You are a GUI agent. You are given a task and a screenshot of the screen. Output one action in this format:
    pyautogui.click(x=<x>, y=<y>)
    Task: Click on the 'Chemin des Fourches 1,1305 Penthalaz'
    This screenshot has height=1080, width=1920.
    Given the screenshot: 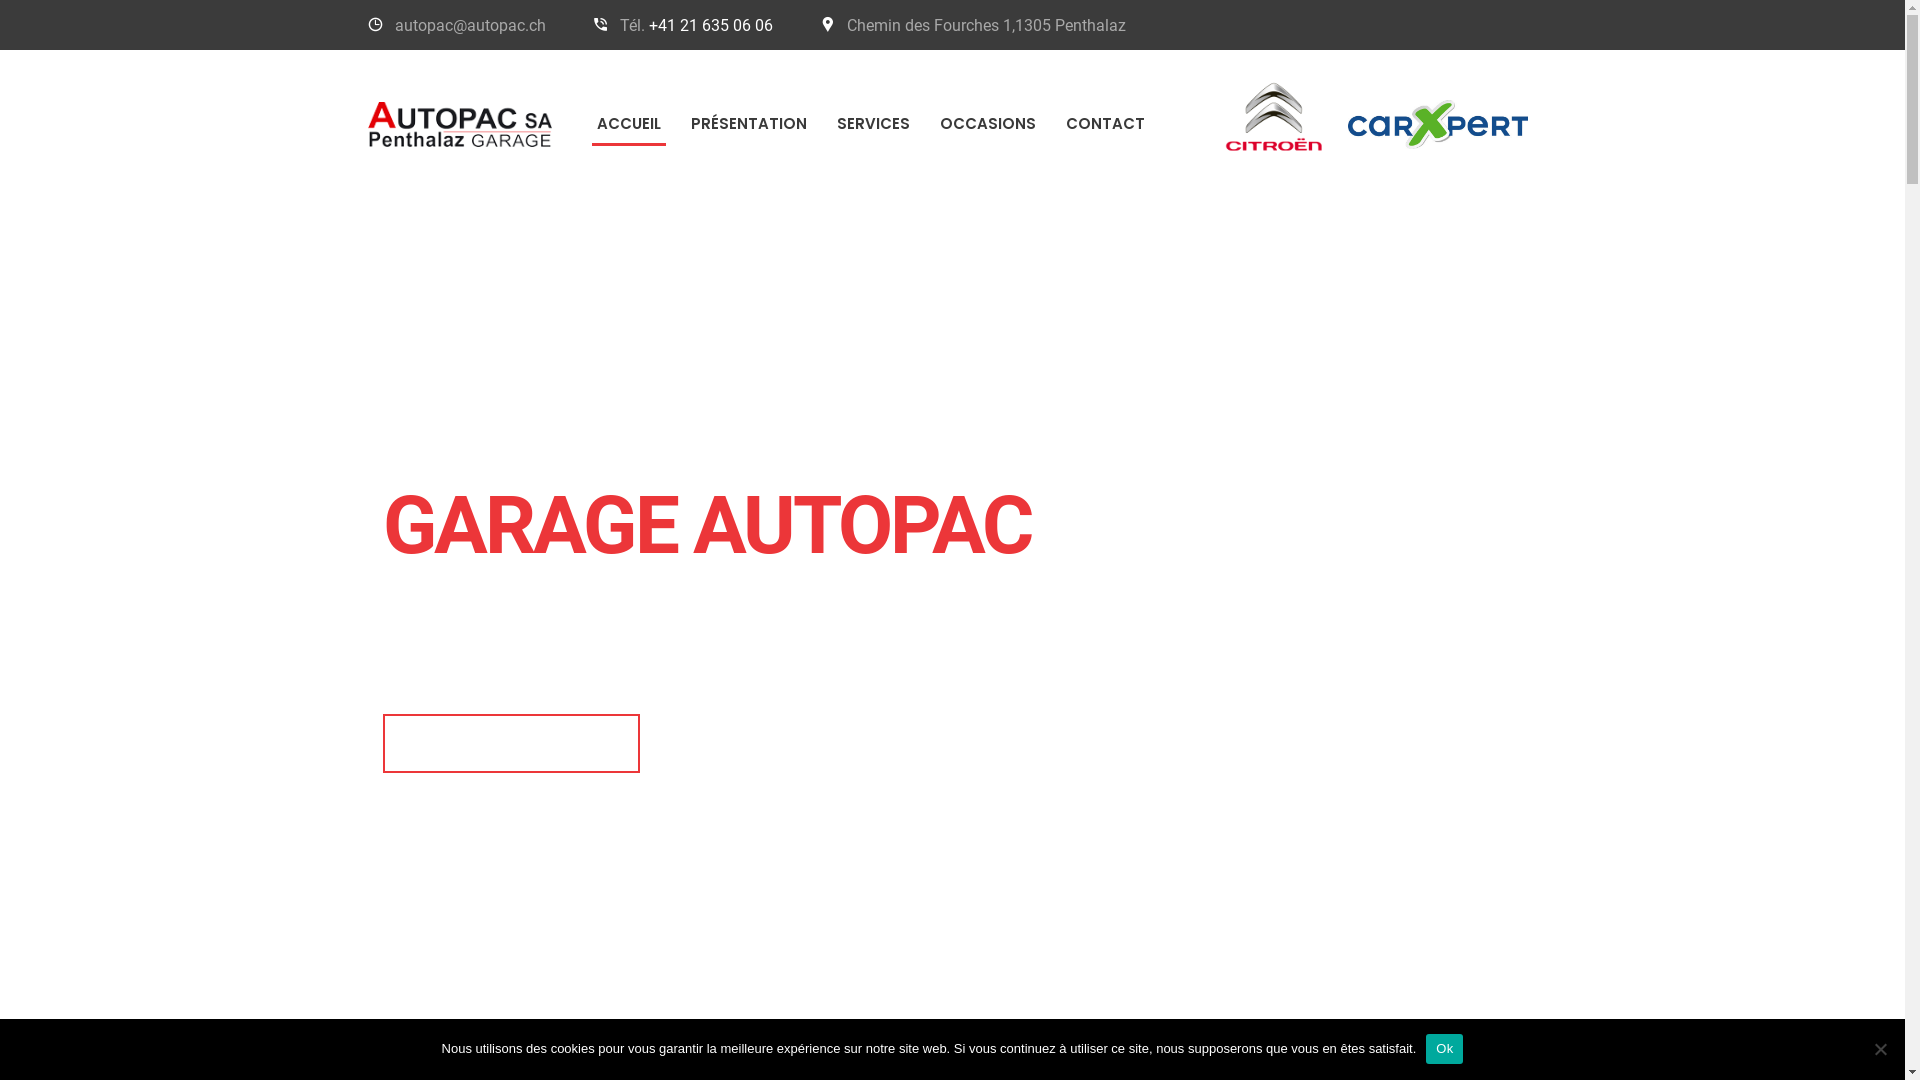 What is the action you would take?
    pyautogui.click(x=986, y=25)
    